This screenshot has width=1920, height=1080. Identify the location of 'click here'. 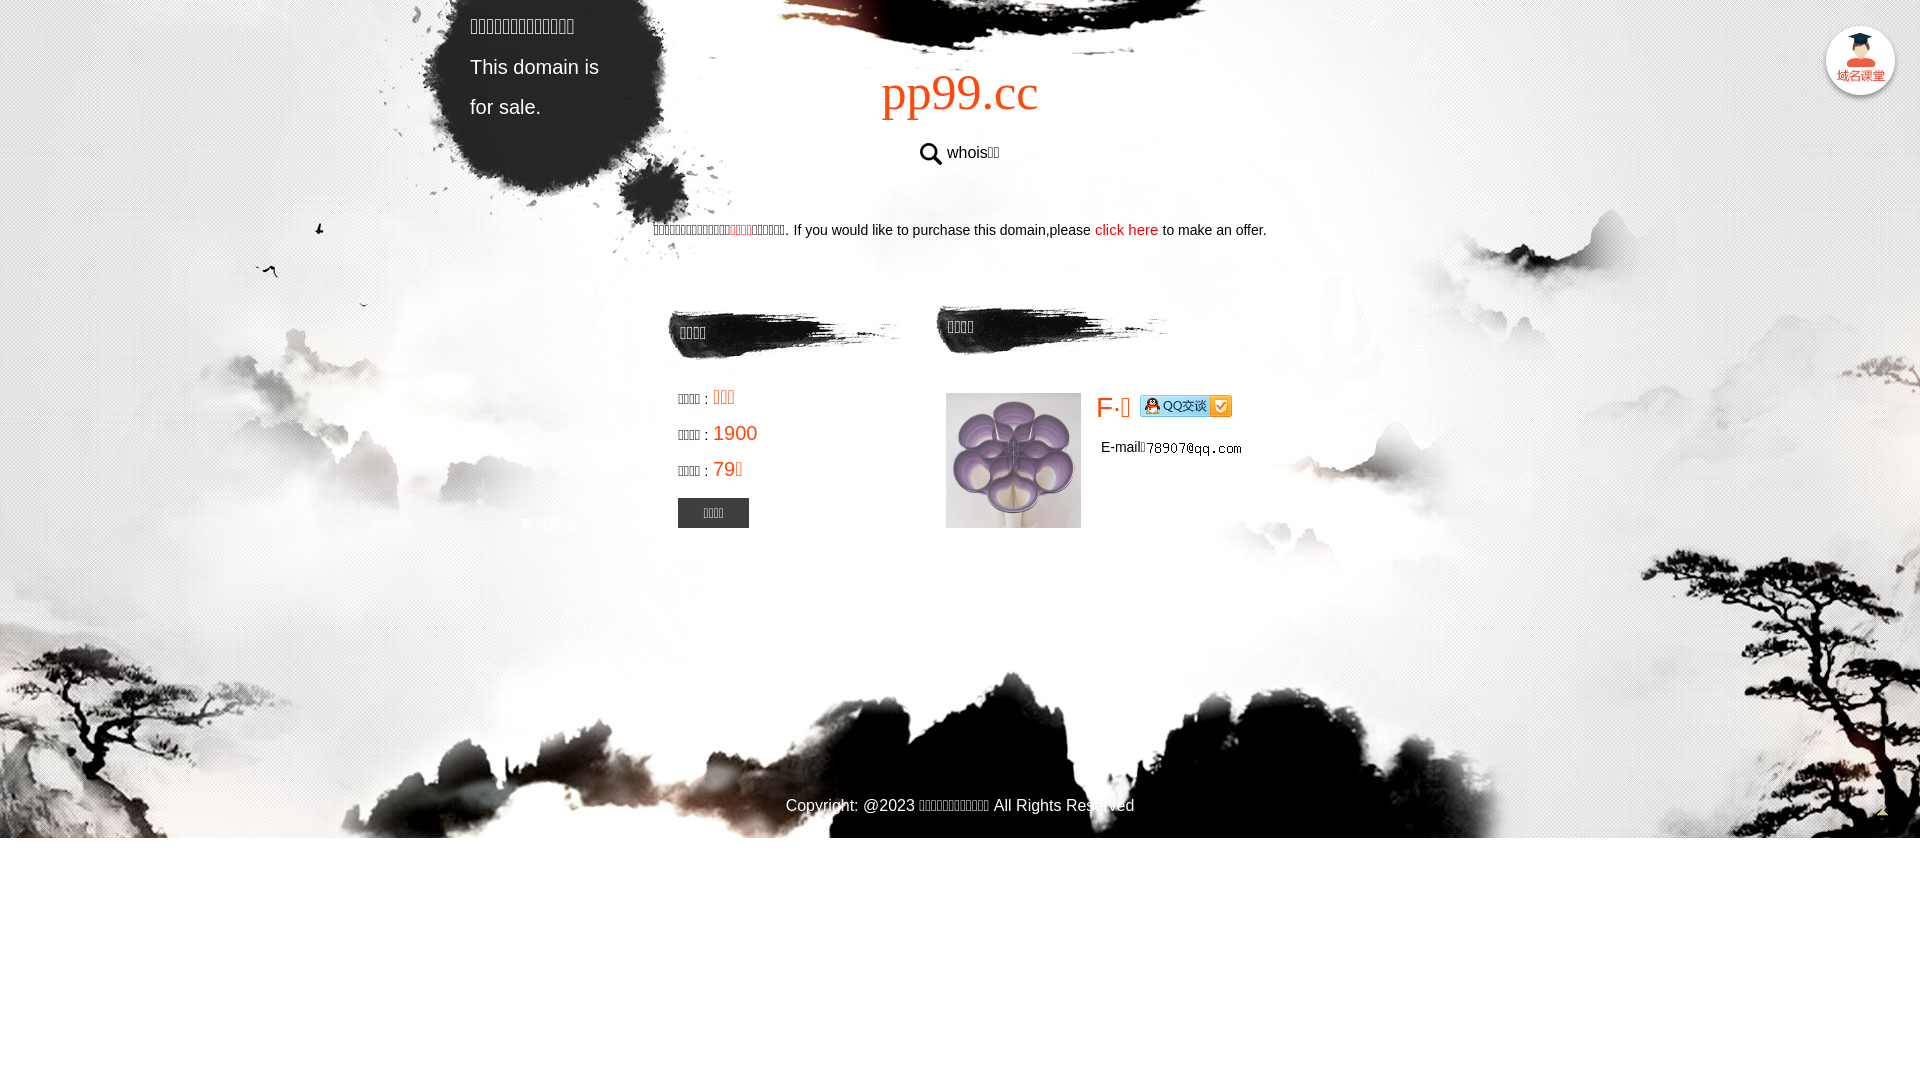
(1089, 228).